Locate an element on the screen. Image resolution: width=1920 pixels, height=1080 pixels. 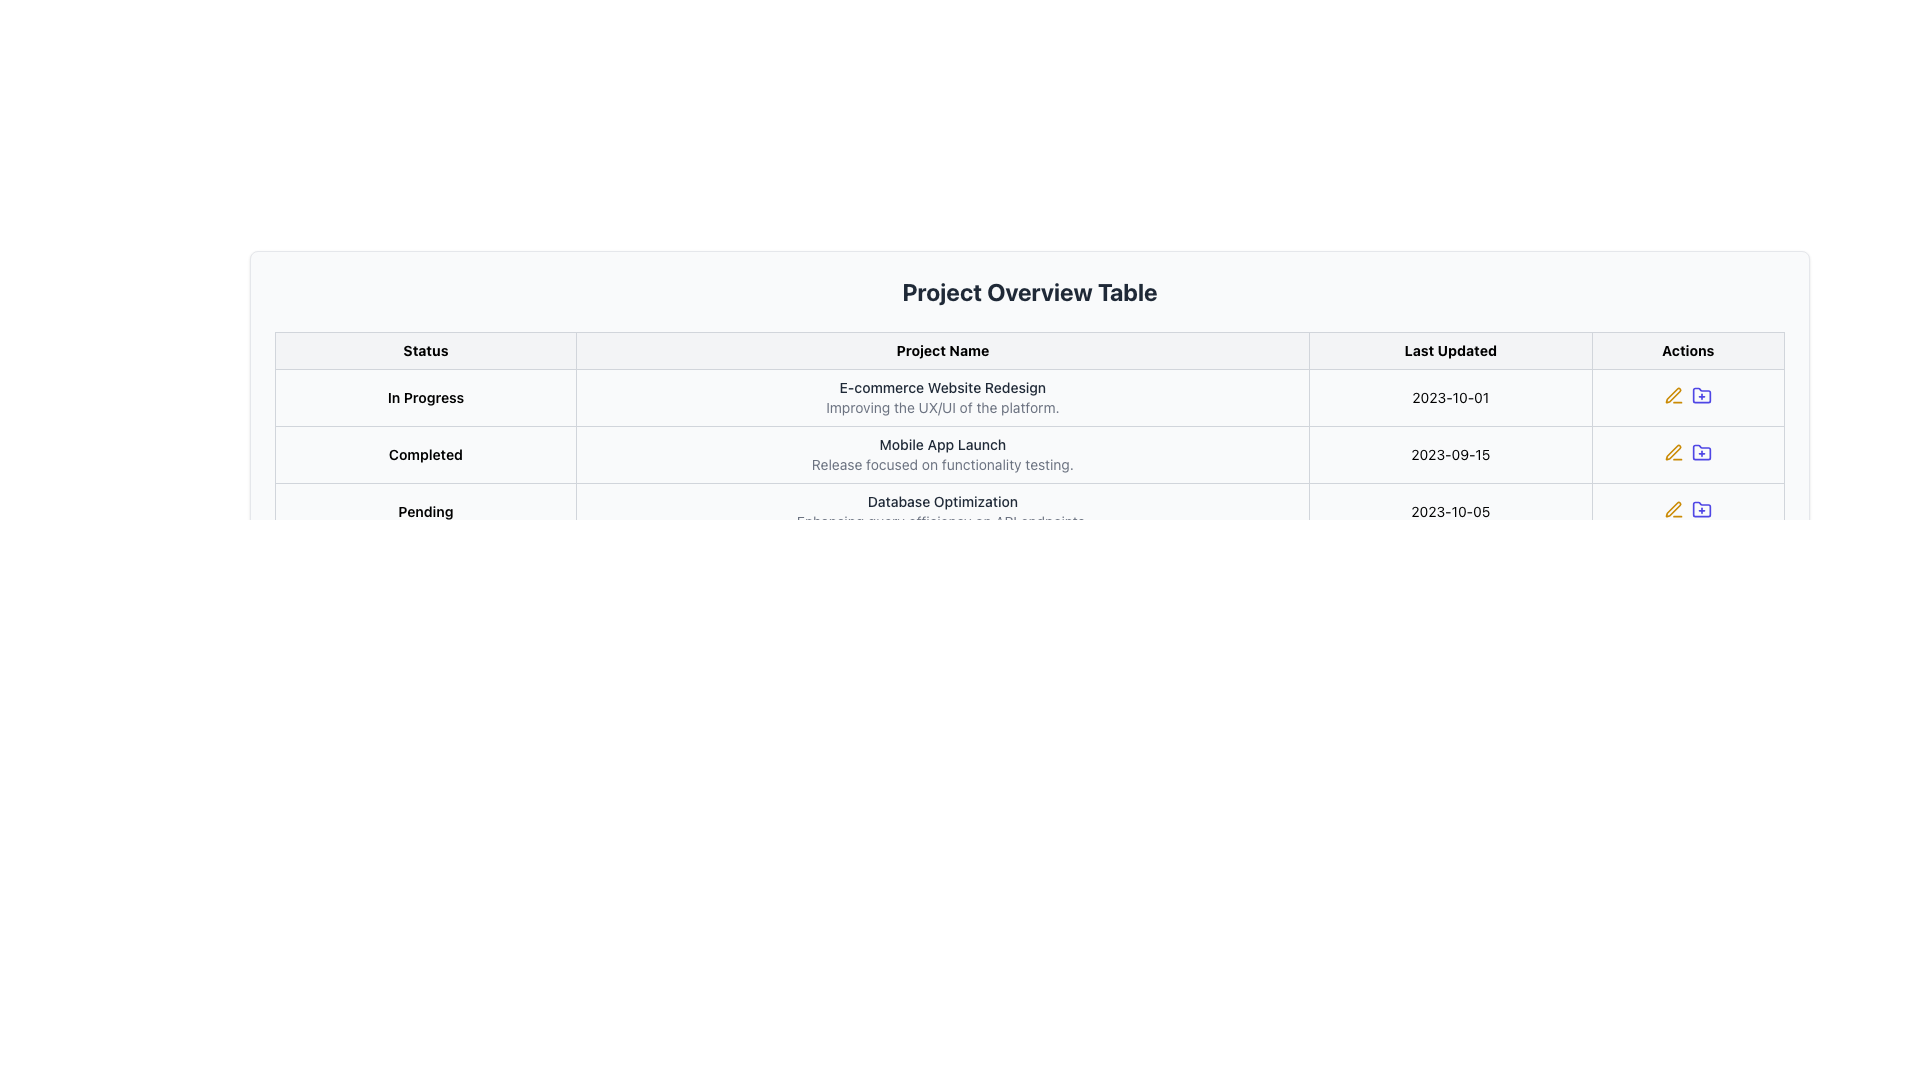
the informational label indicating the current status as 'Pending' located in the first column of the bottom row of the table under the 'Status' header is located at coordinates (424, 511).